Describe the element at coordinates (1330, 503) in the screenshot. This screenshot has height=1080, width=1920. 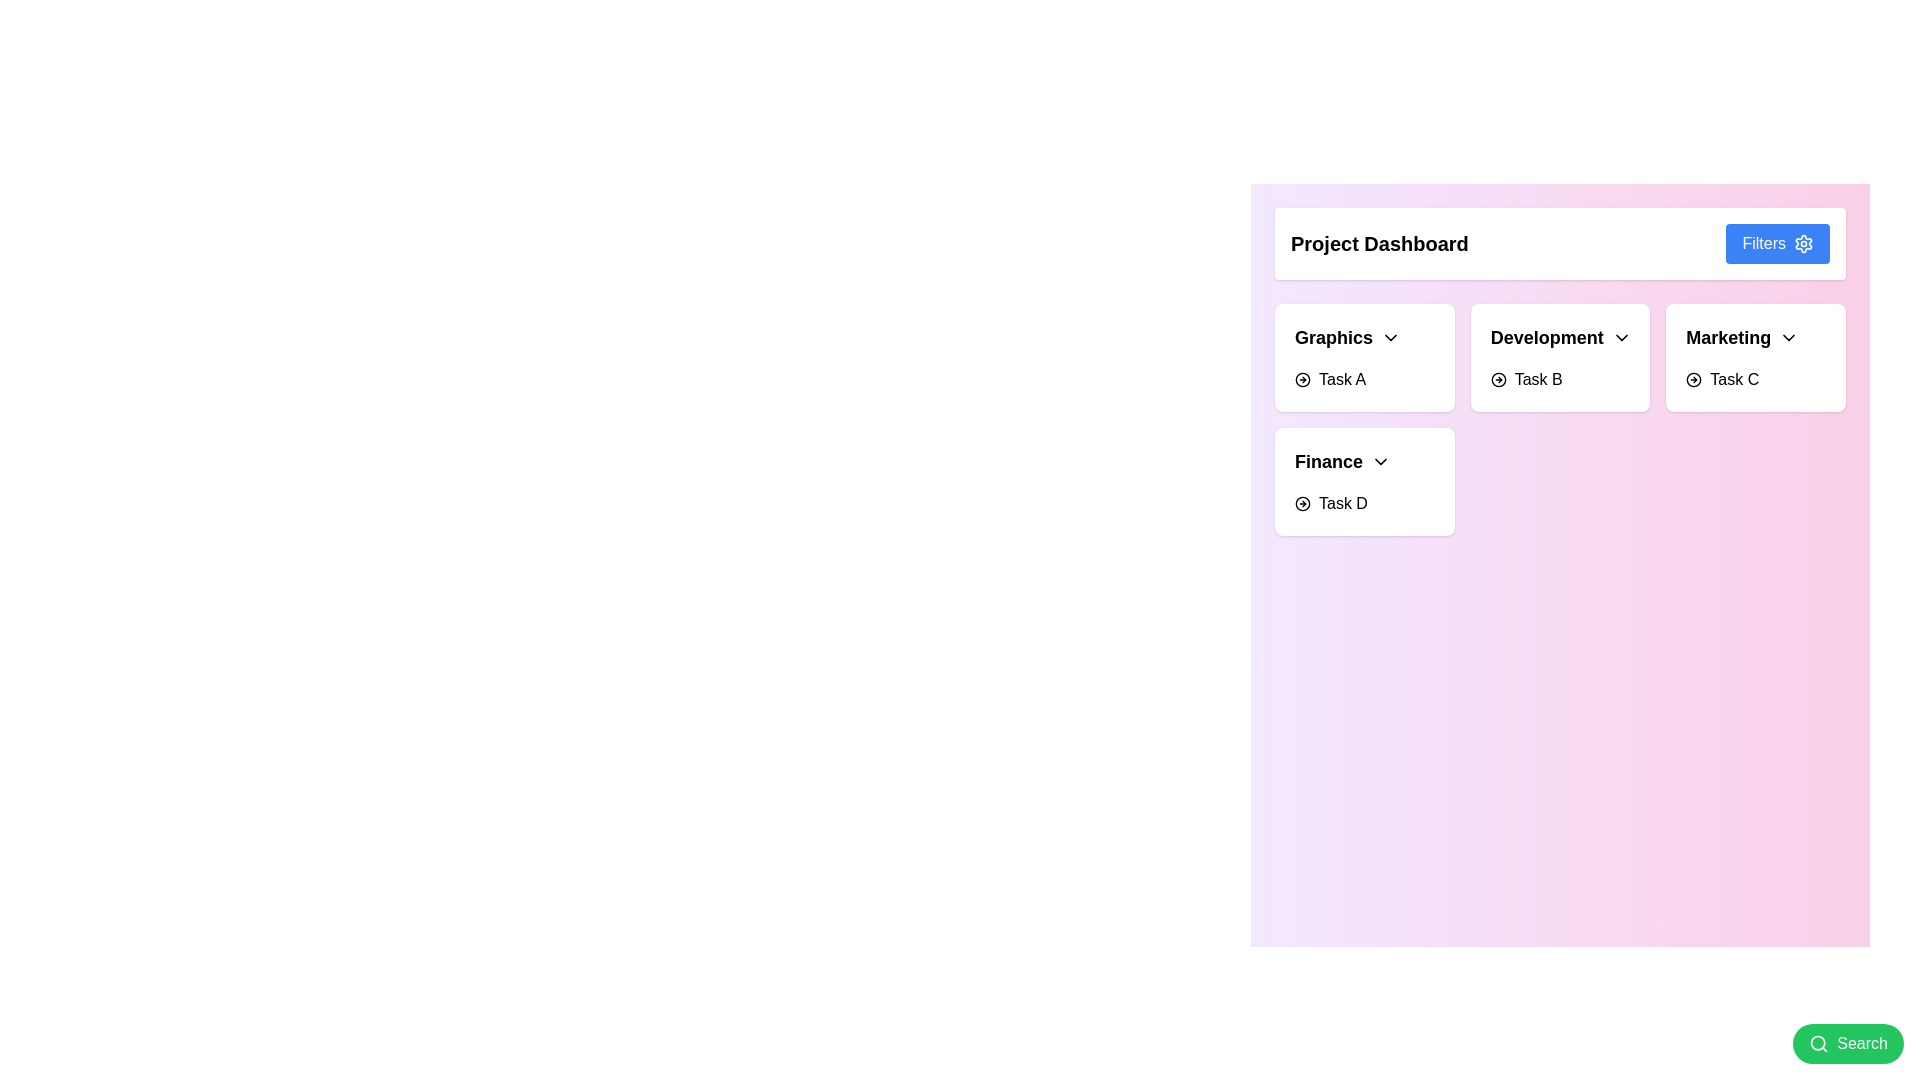
I see `the 'Task D' element, which is a text and icon combination located under the 'Finance' section as the last item` at that location.